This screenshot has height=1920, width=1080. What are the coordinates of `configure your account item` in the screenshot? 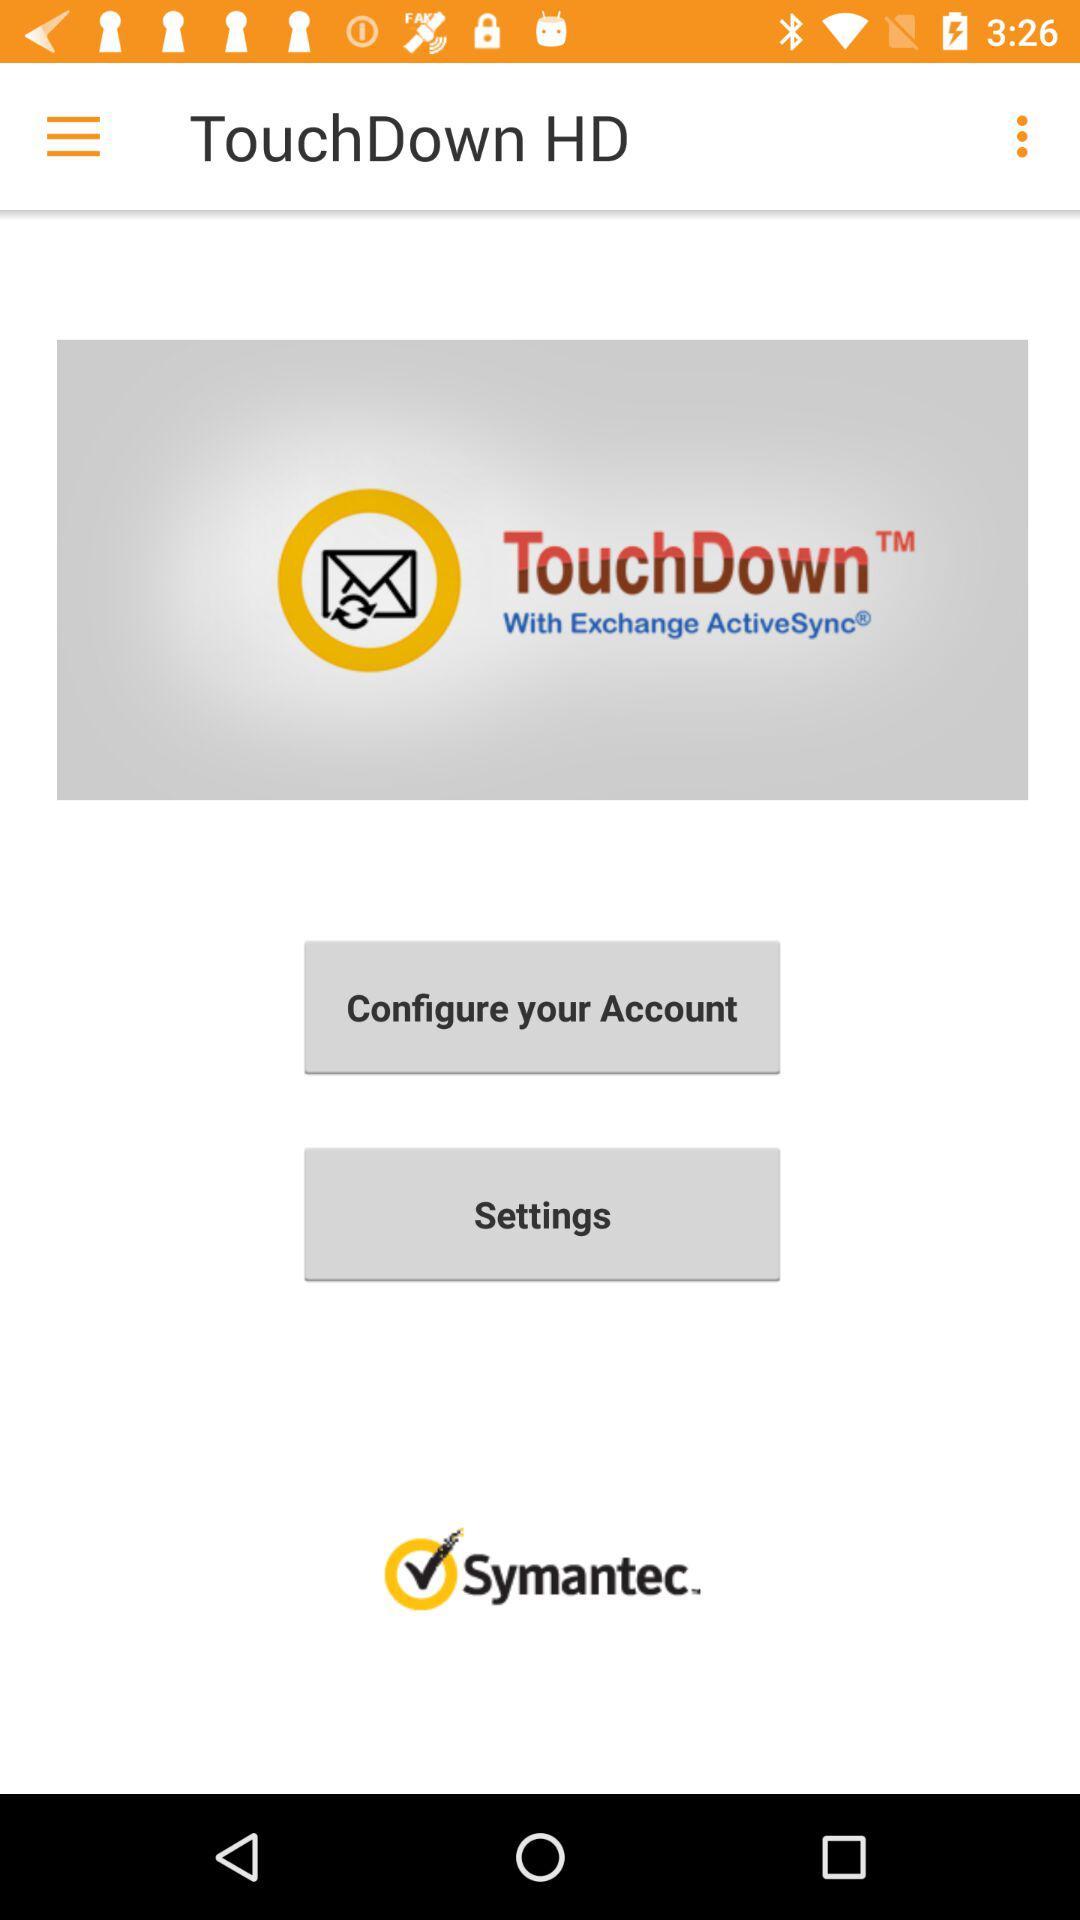 It's located at (542, 1007).